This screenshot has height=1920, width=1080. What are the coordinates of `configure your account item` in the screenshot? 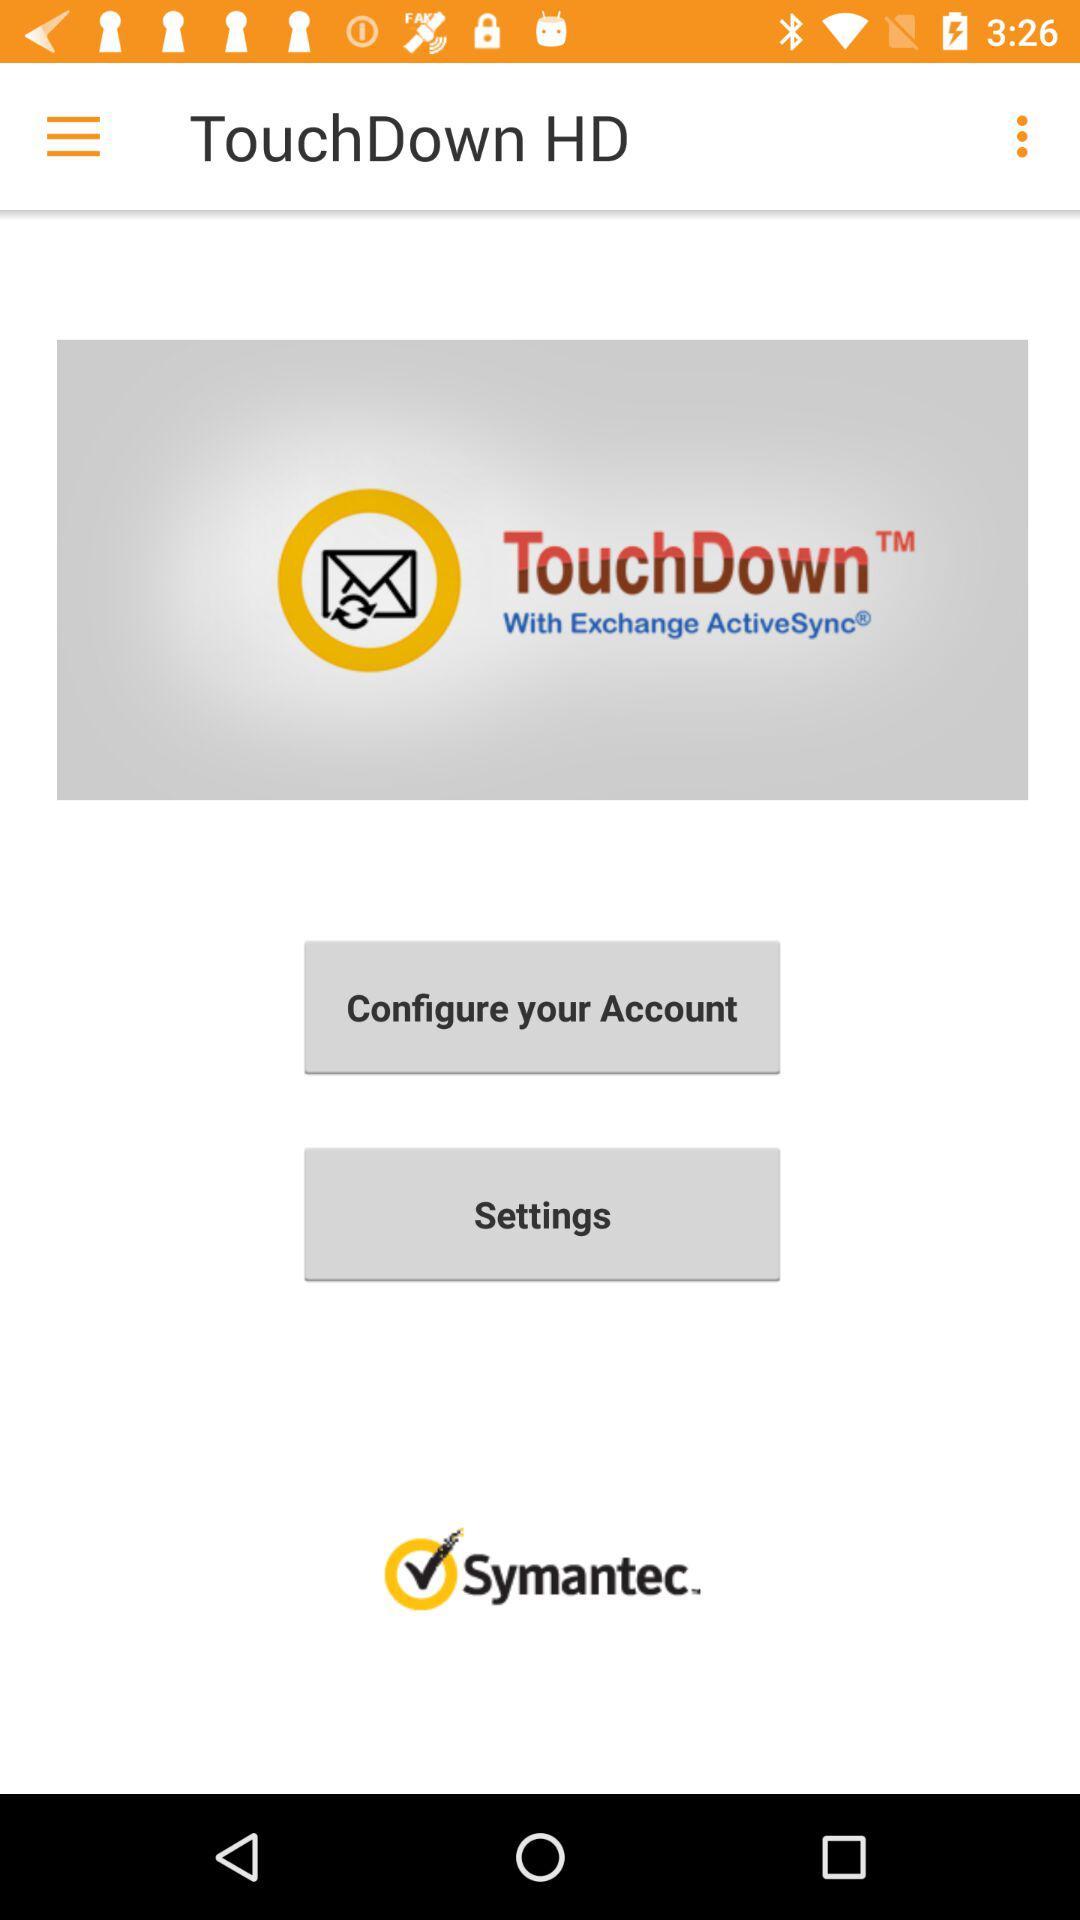 It's located at (542, 1007).